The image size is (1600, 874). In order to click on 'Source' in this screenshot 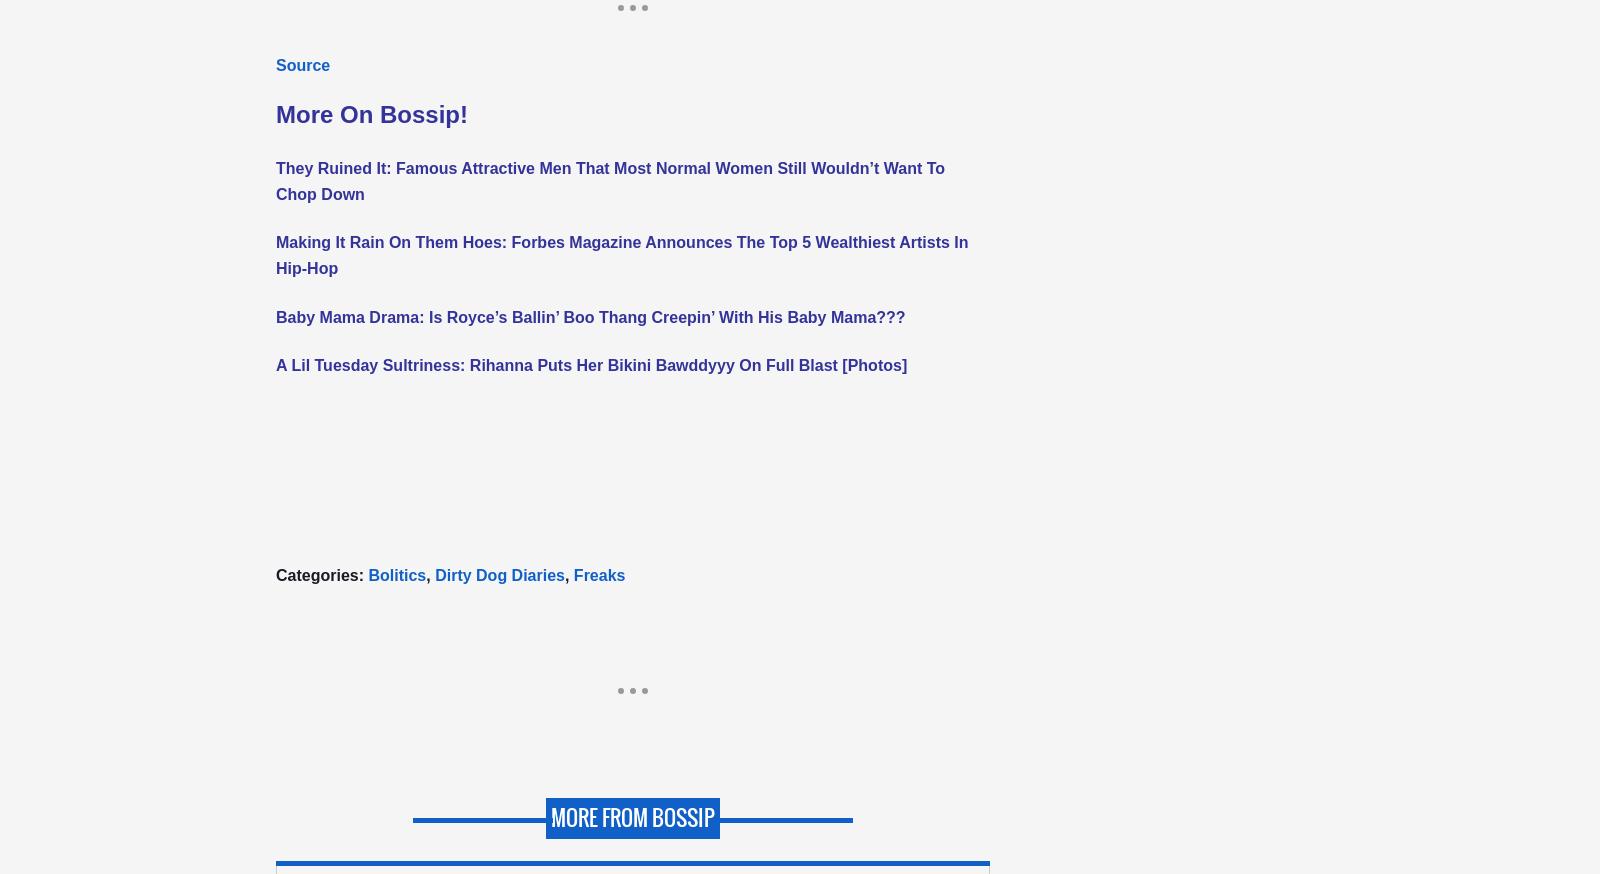, I will do `click(276, 63)`.